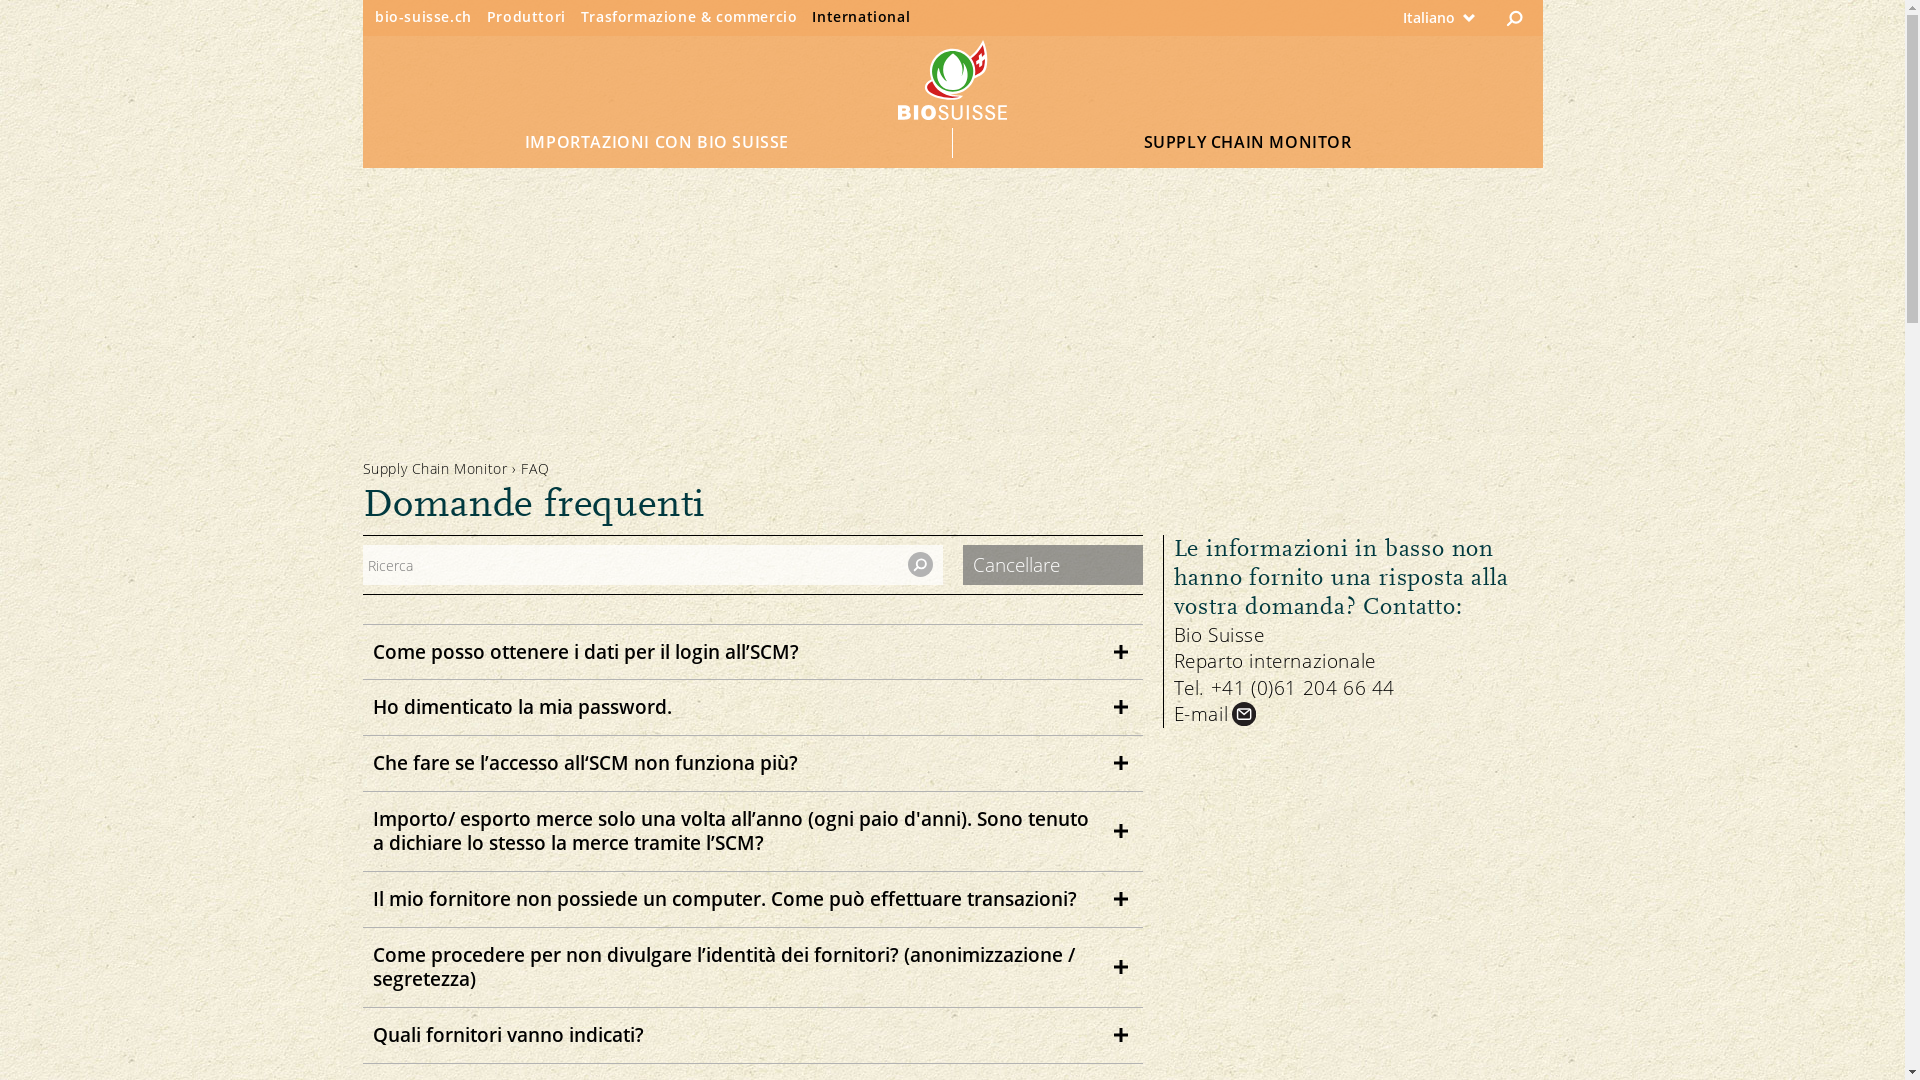 Image resolution: width=1920 pixels, height=1080 pixels. I want to click on 'IMPORTAZIONI CON BIO SUISSE', so click(657, 141).